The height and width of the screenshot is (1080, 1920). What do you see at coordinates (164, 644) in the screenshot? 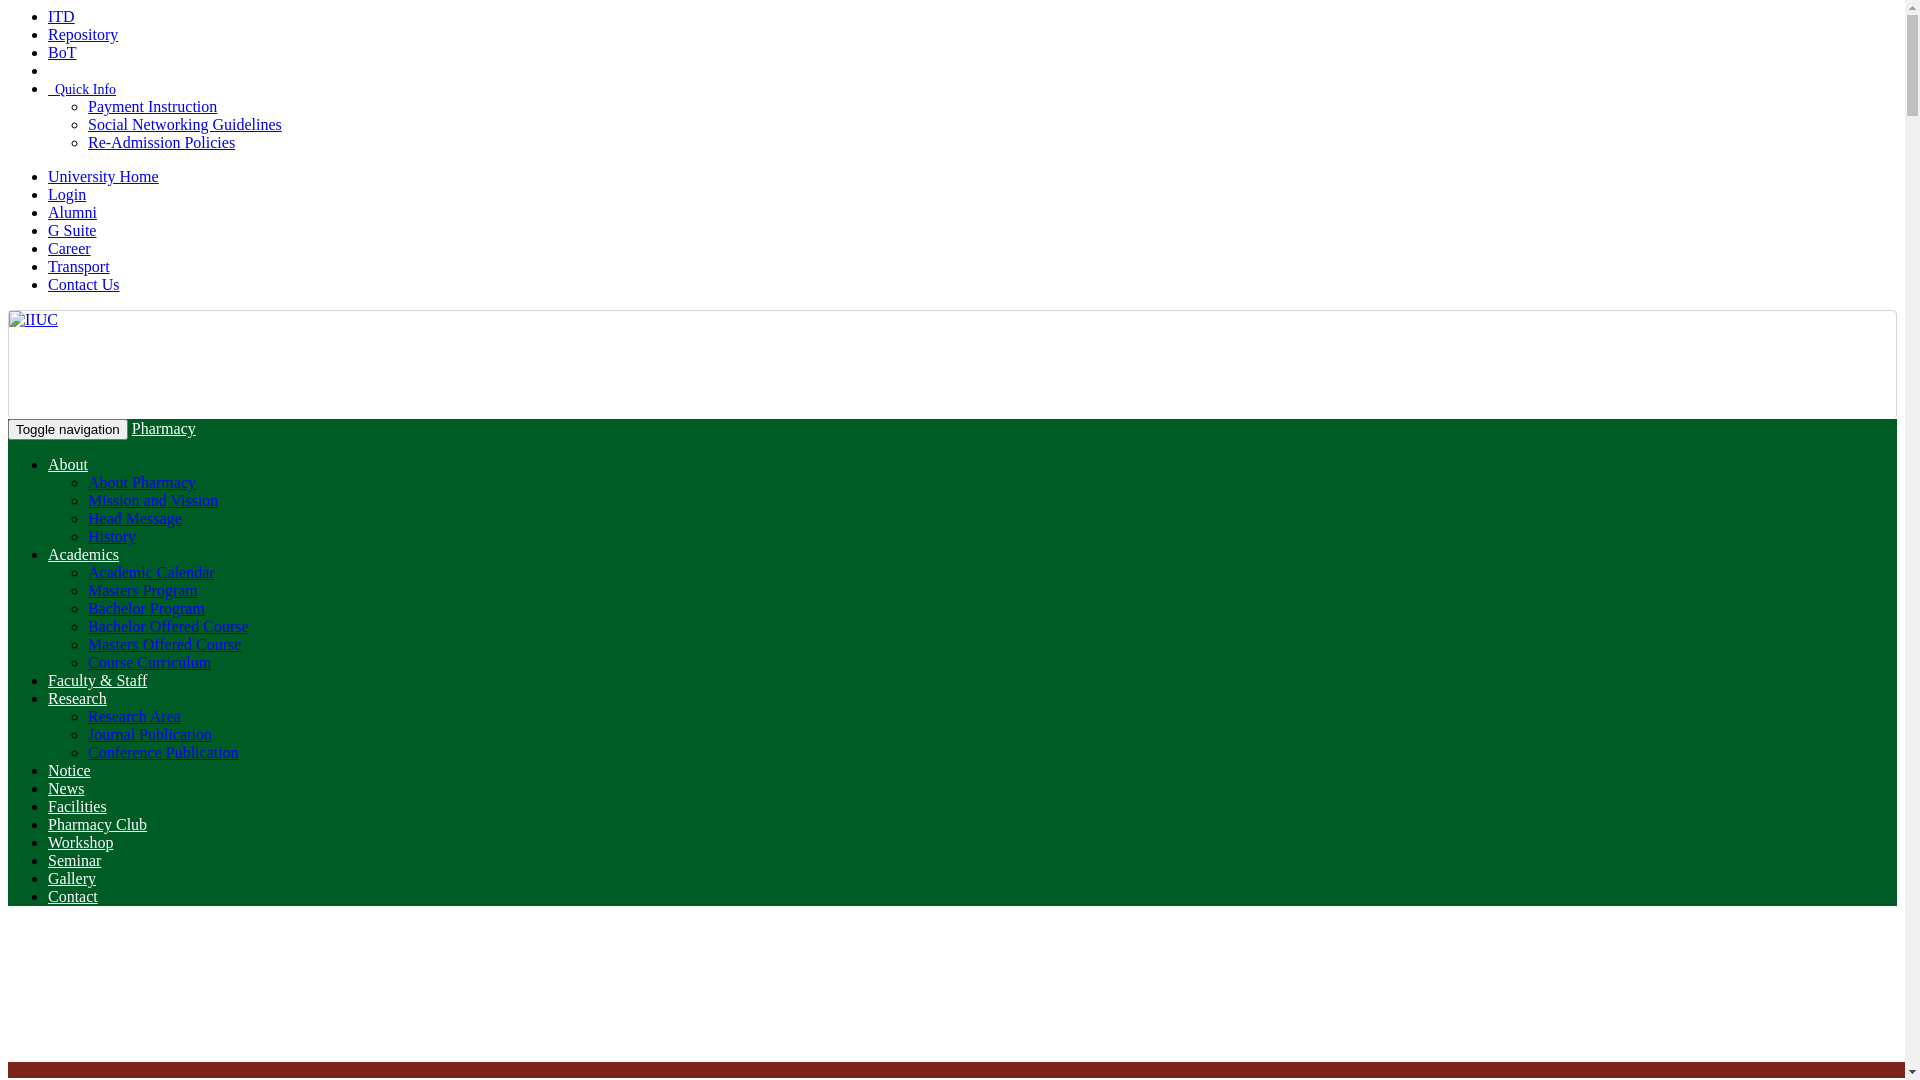
I see `'Masters Offered Course'` at bounding box center [164, 644].